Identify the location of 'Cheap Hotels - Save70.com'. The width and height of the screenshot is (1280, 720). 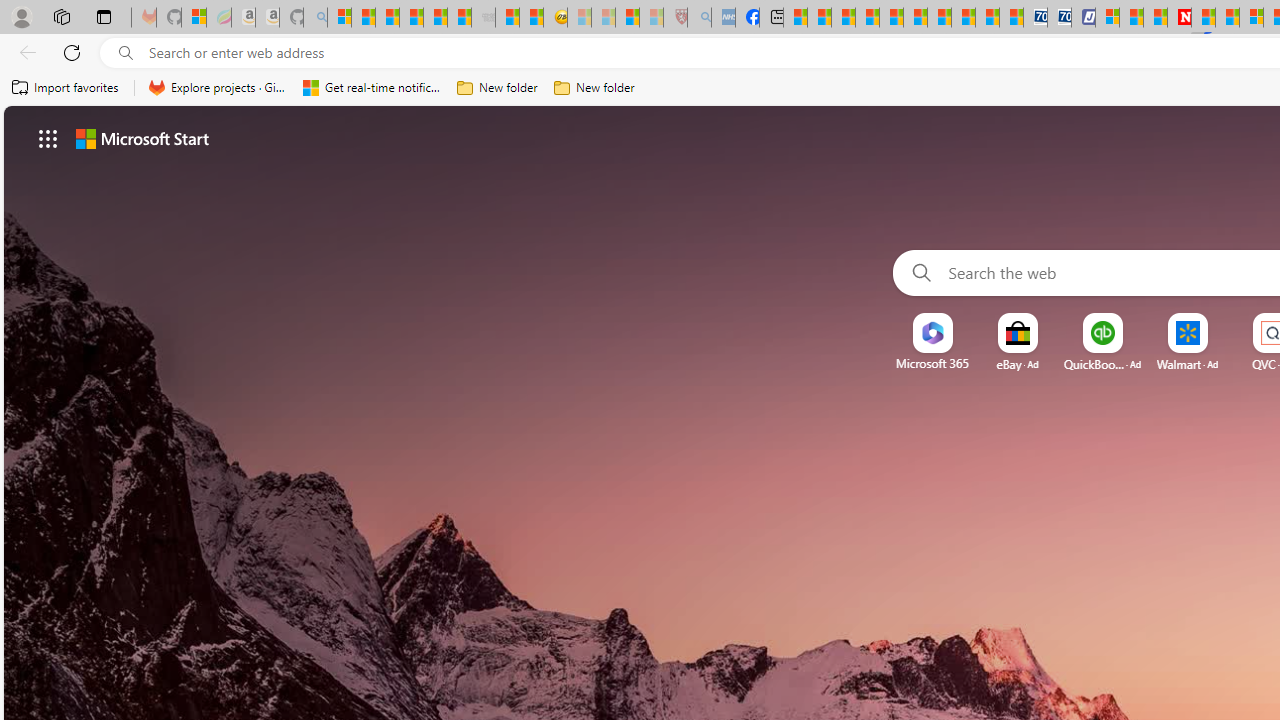
(1058, 17).